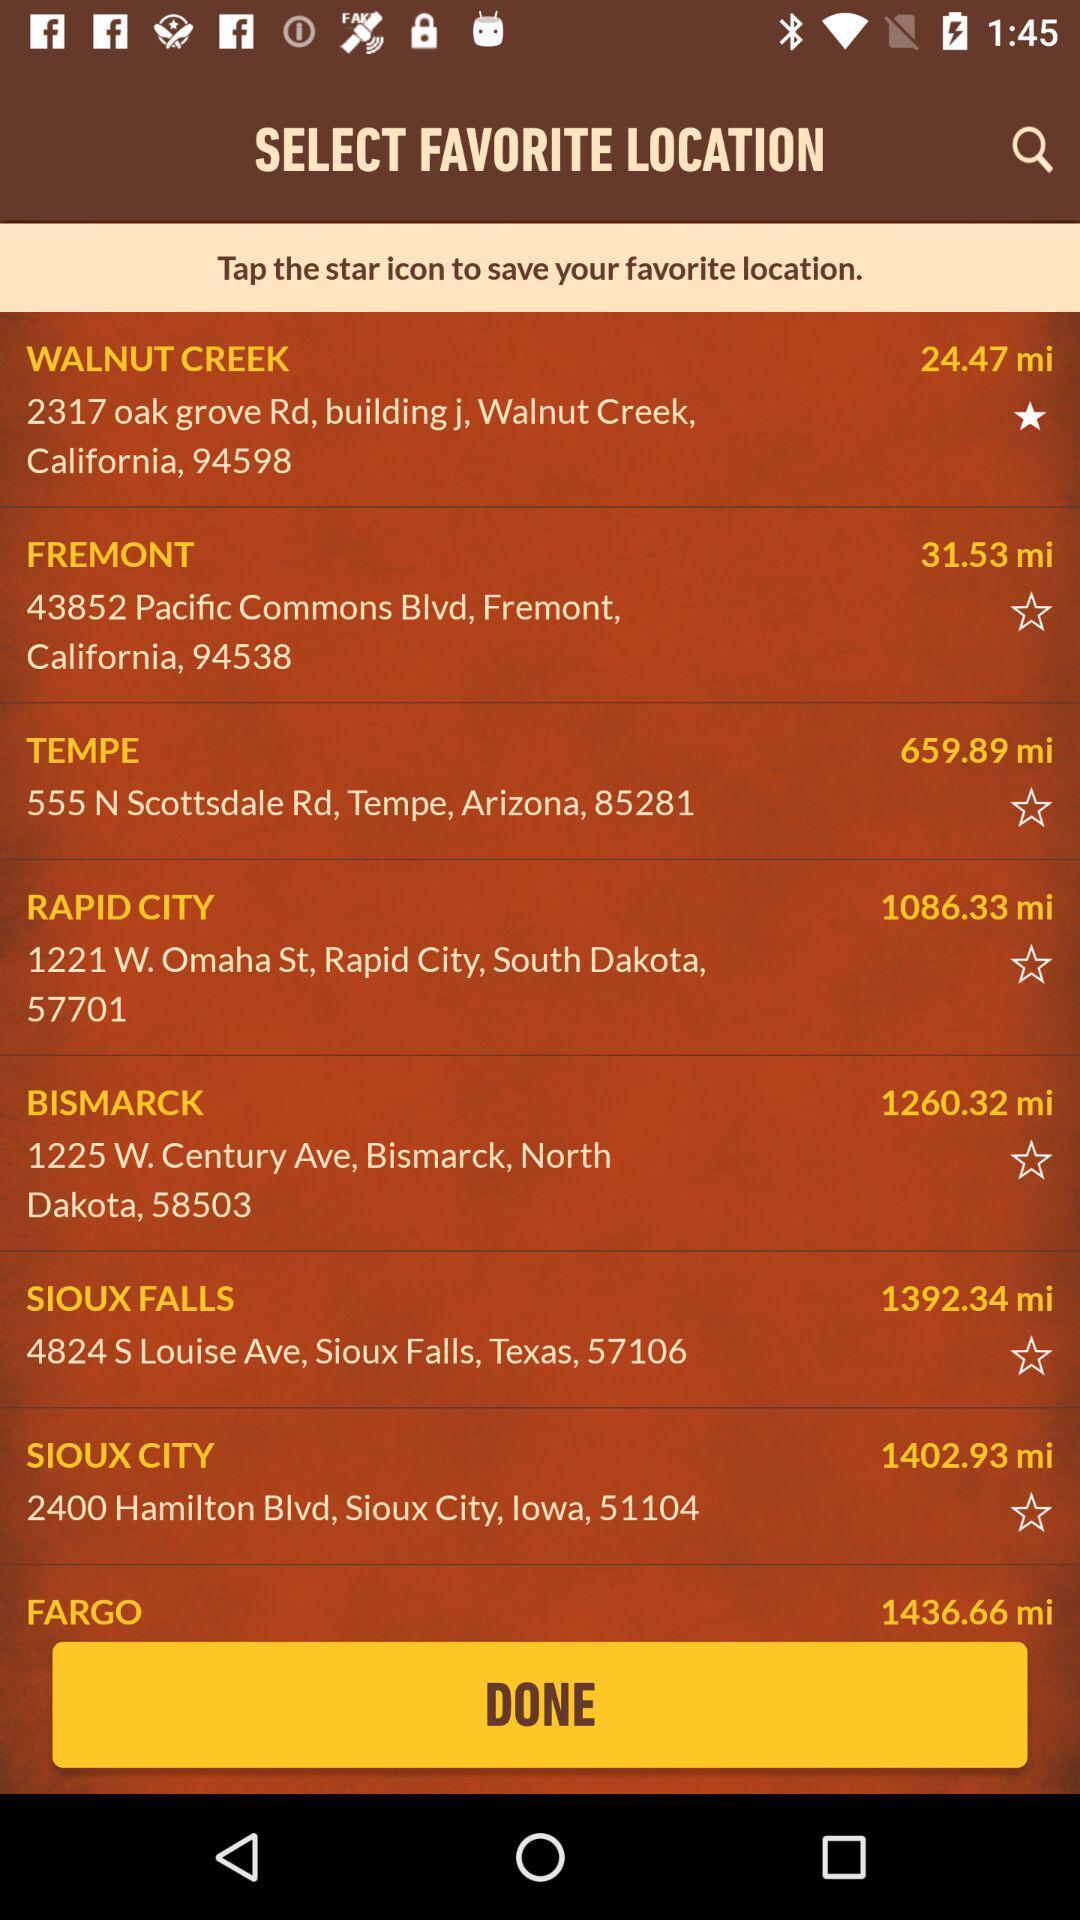 This screenshot has width=1080, height=1920. Describe the element at coordinates (376, 1611) in the screenshot. I see `the icon above the done item` at that location.